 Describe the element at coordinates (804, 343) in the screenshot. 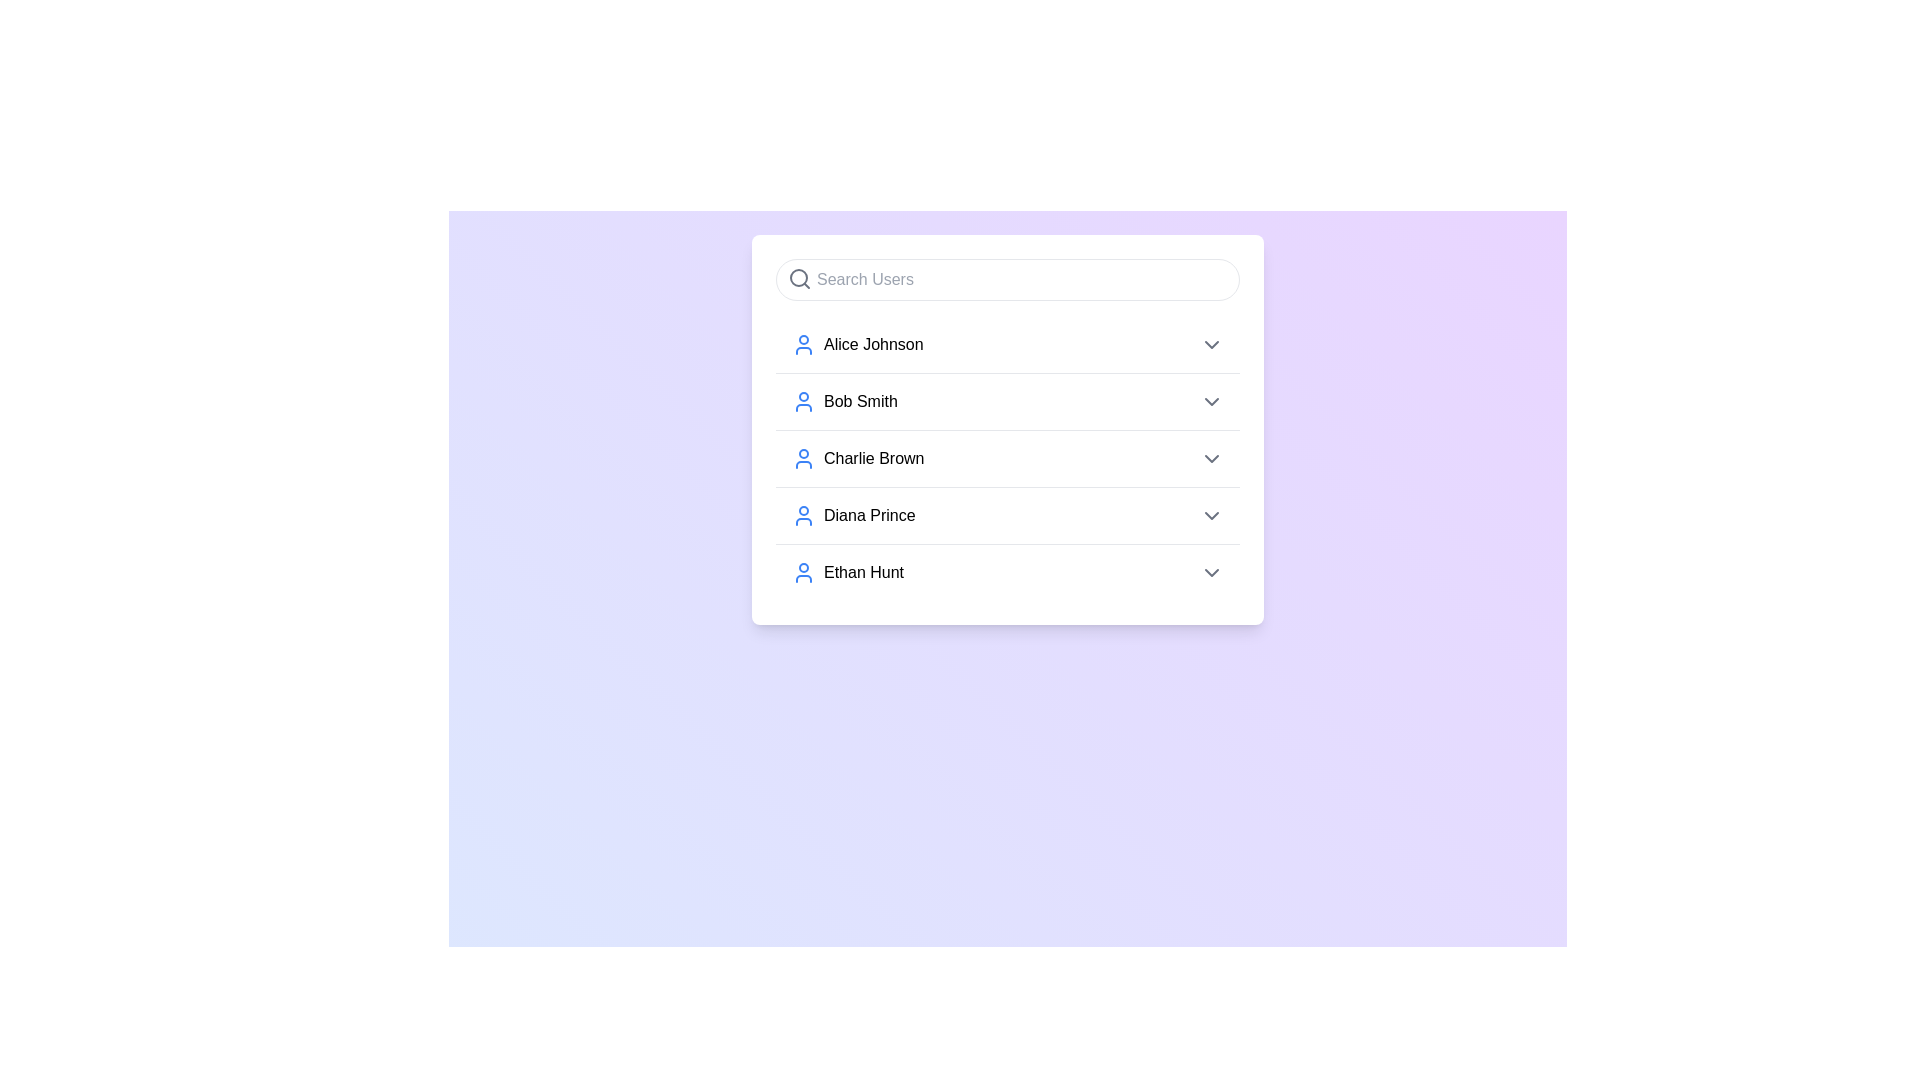

I see `the user avatar icon representing 'Alice Johnson'` at that location.